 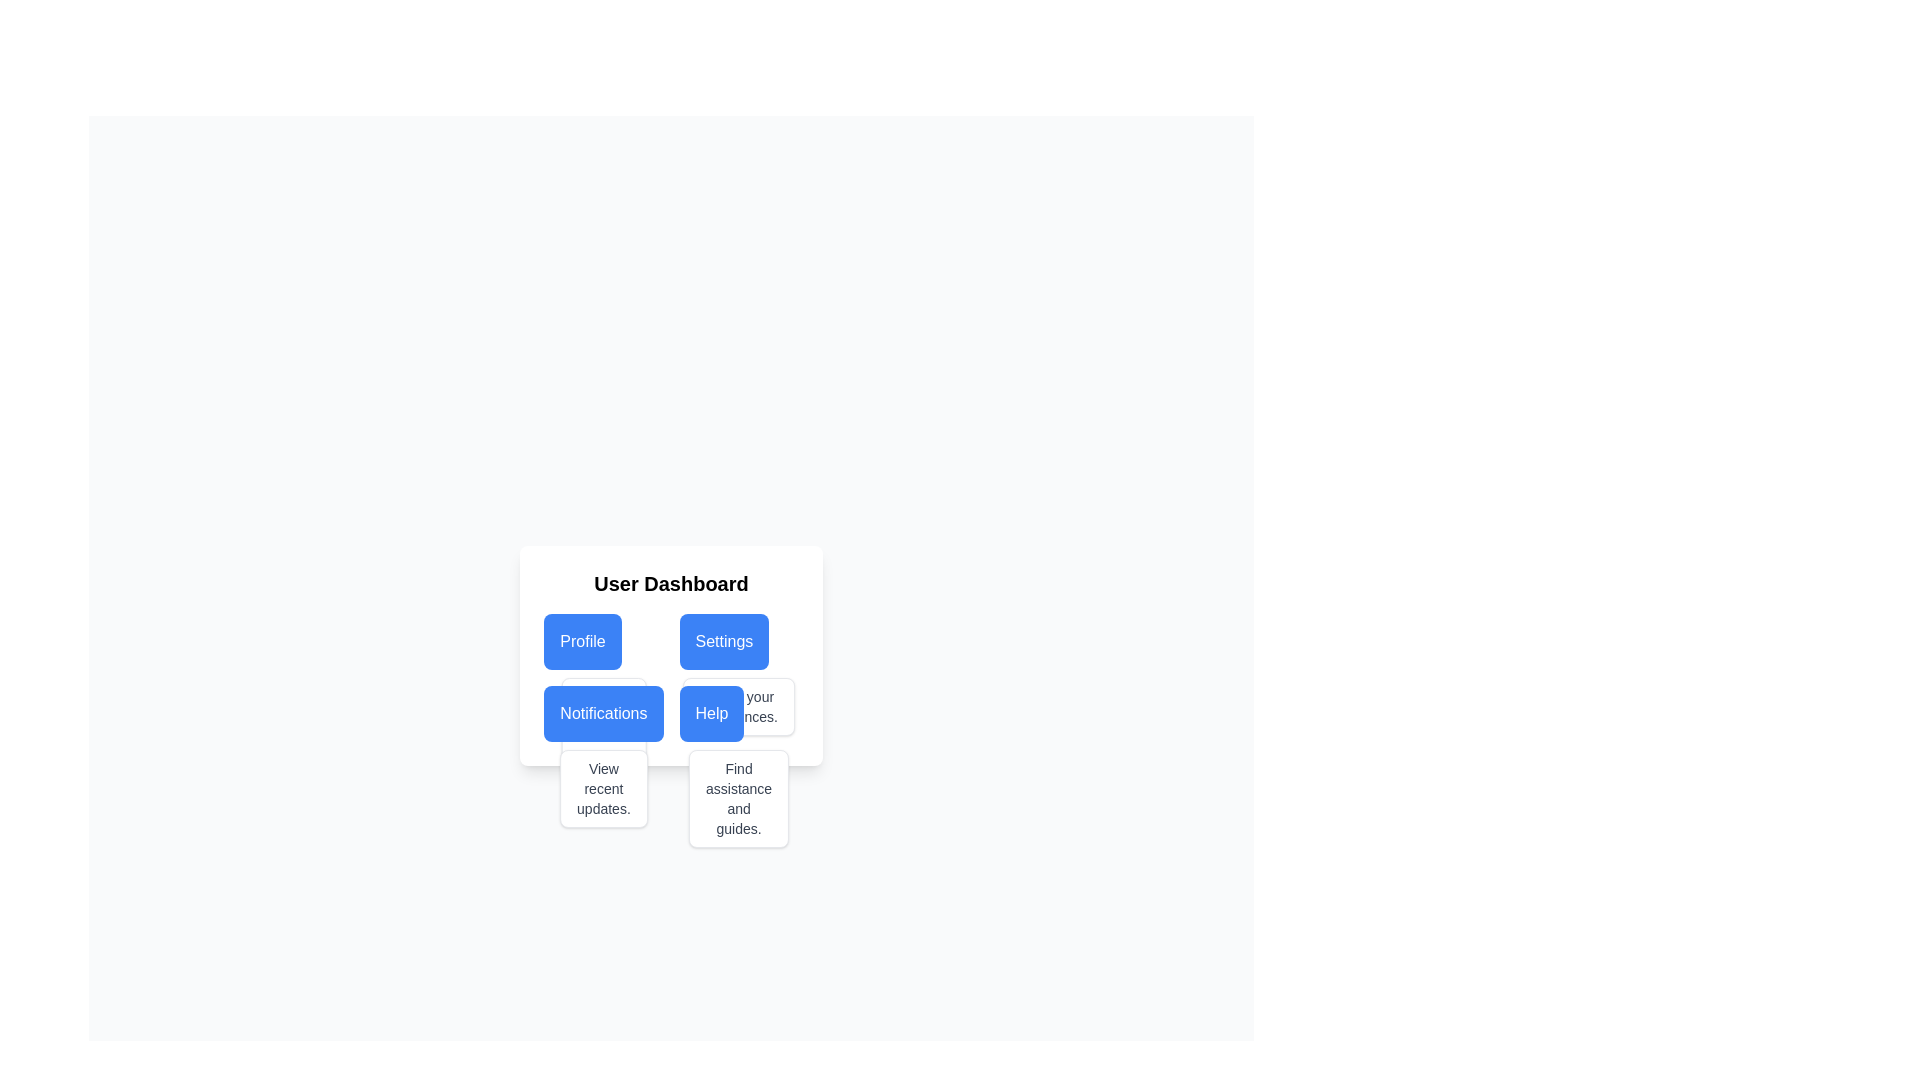 I want to click on the blue rectangular 'Help' button with rounded edges, so click(x=738, y=712).